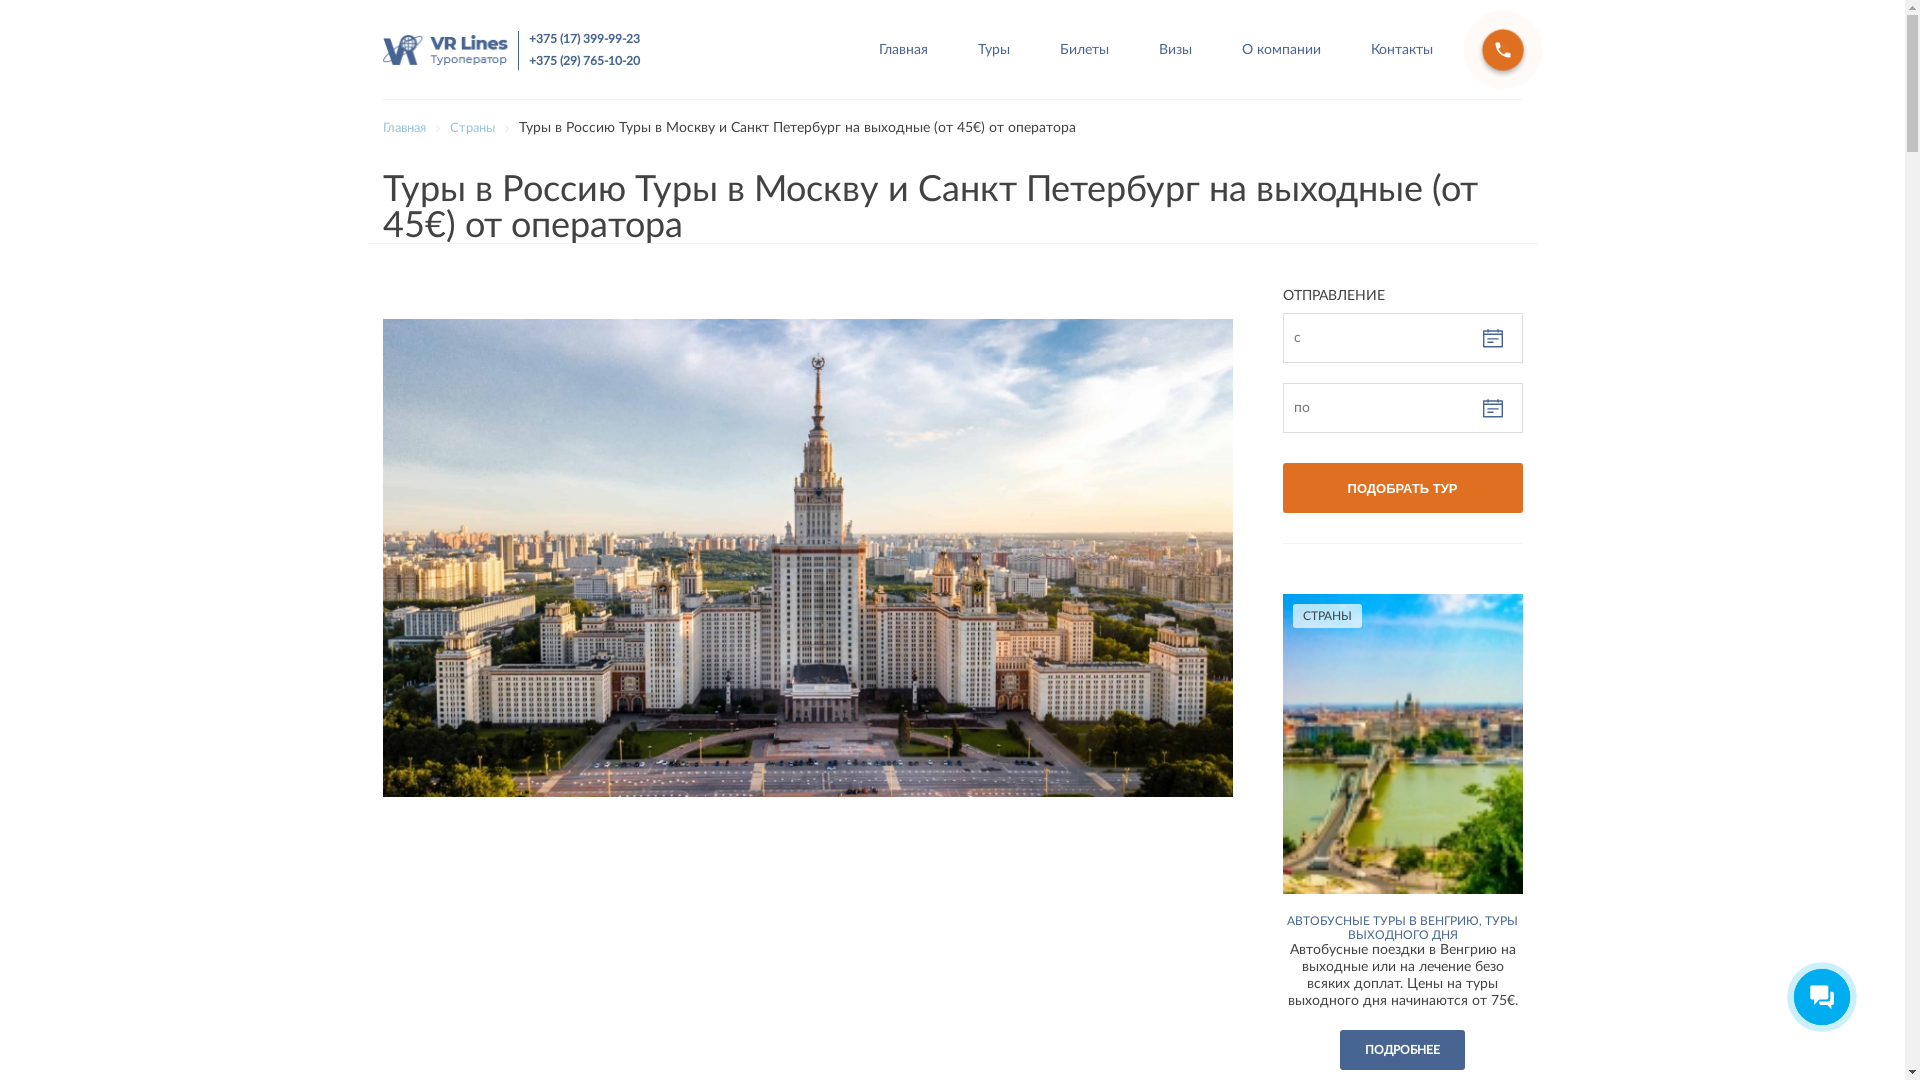  Describe the element at coordinates (528, 59) in the screenshot. I see `'+375 (29) 765-10-20'` at that location.